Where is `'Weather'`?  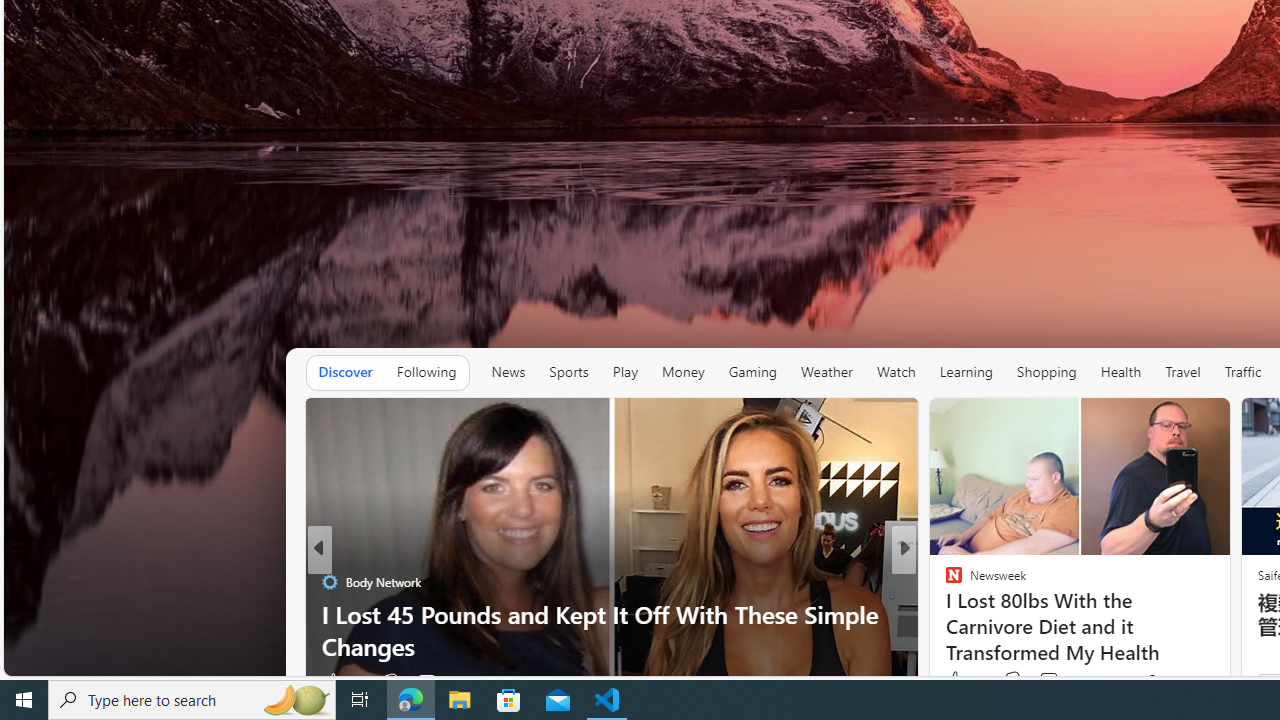 'Weather' is located at coordinates (826, 372).